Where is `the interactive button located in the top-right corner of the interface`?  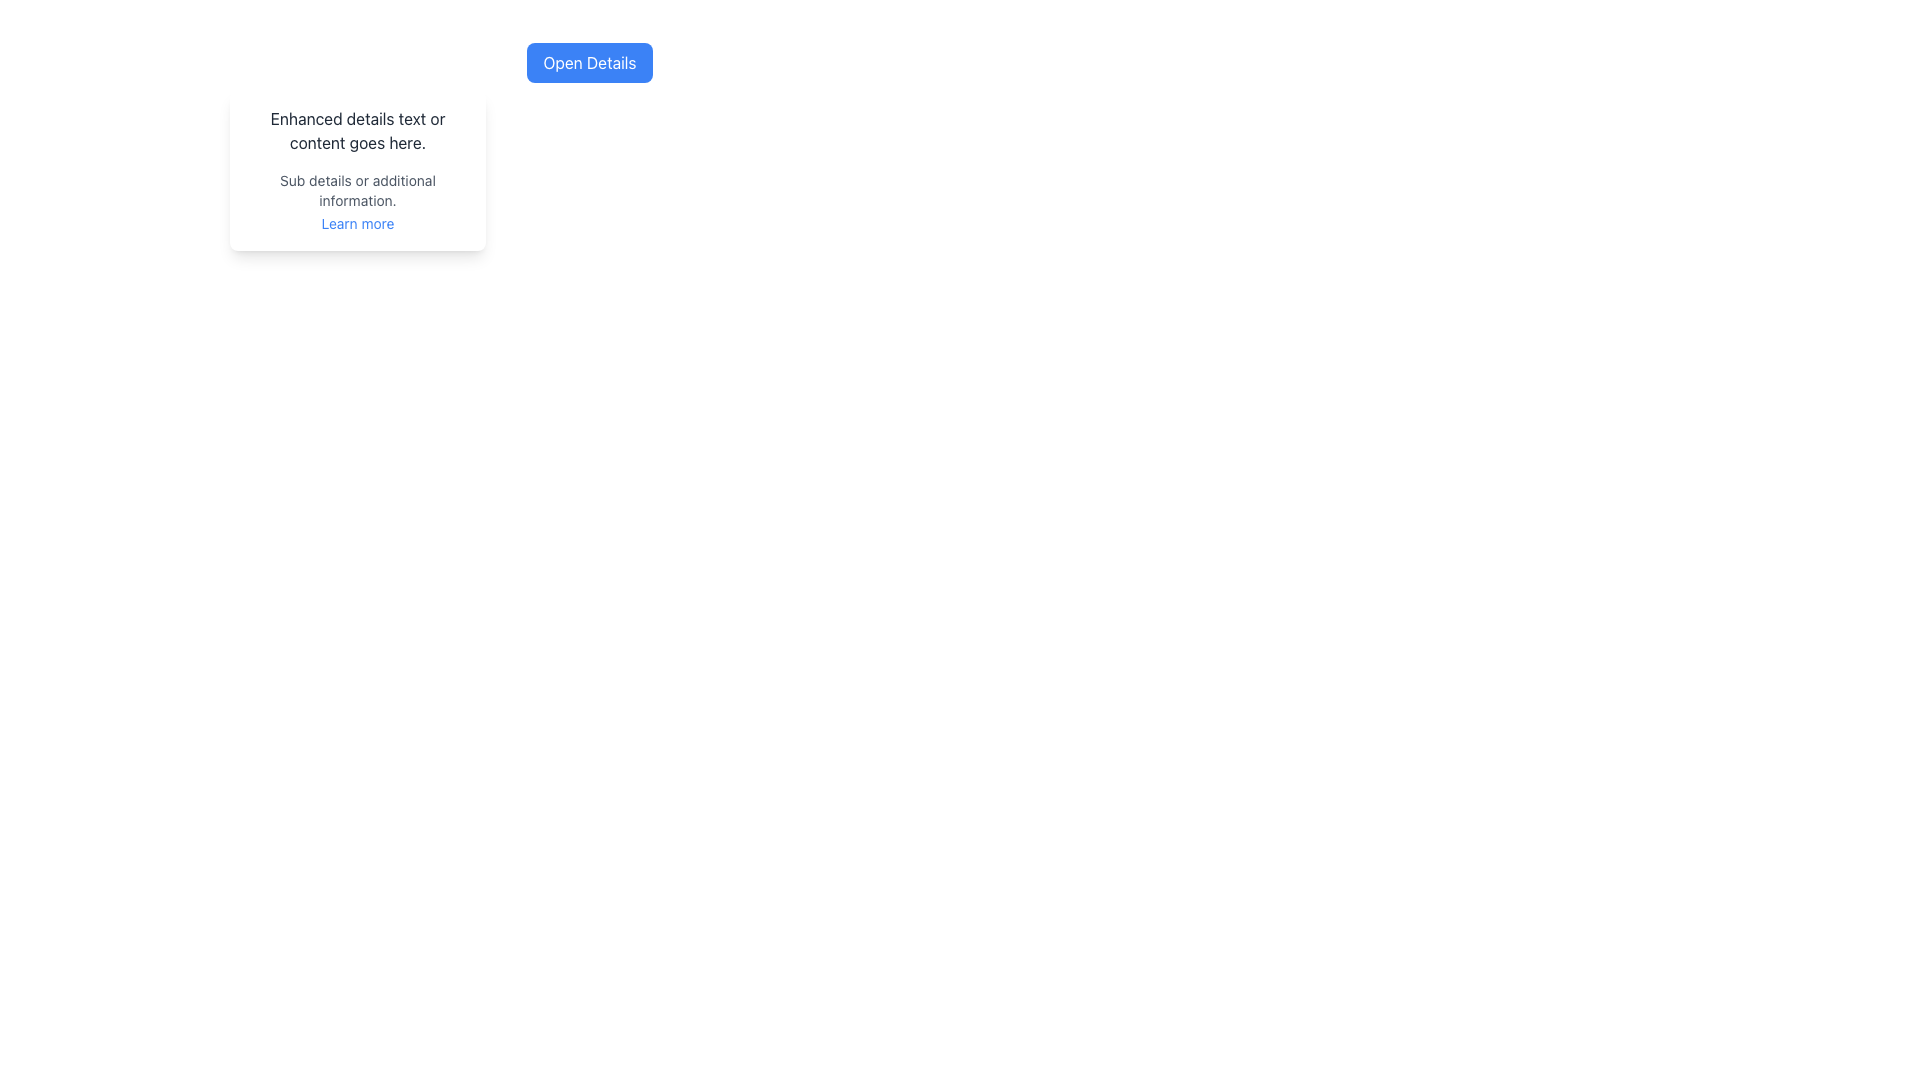
the interactive button located in the top-right corner of the interface is located at coordinates (589, 61).